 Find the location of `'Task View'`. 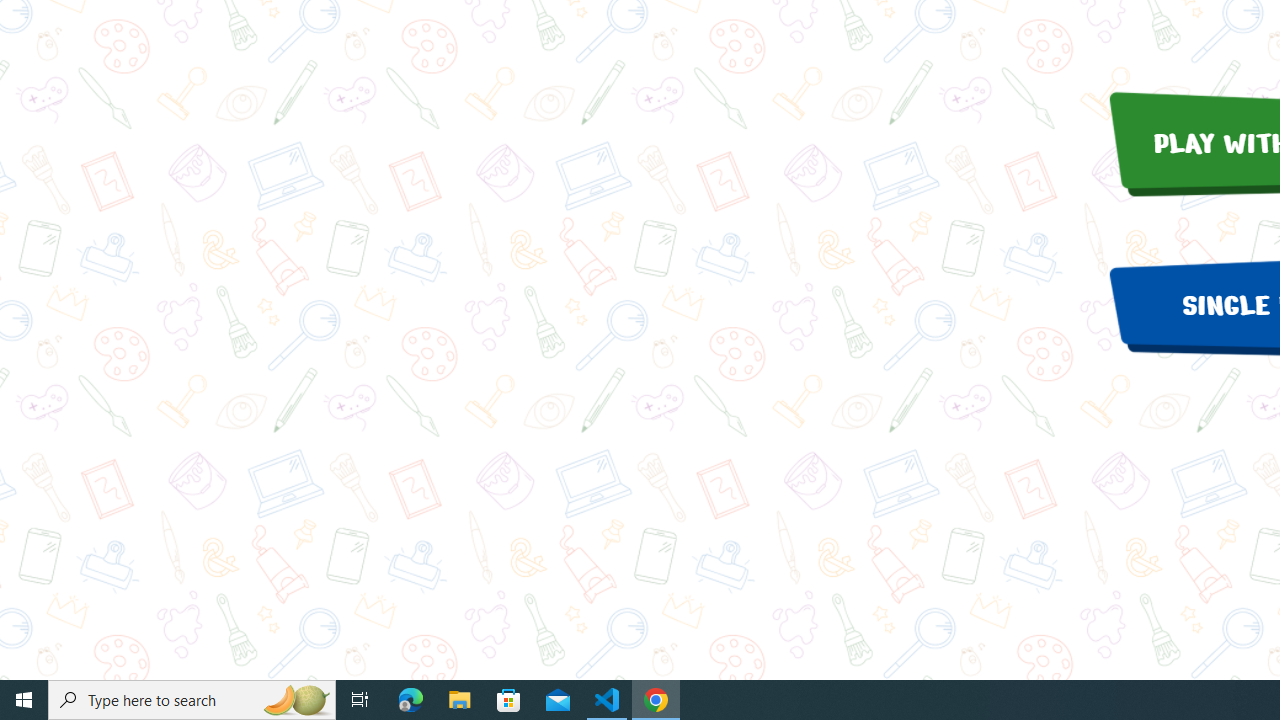

'Task View' is located at coordinates (359, 698).